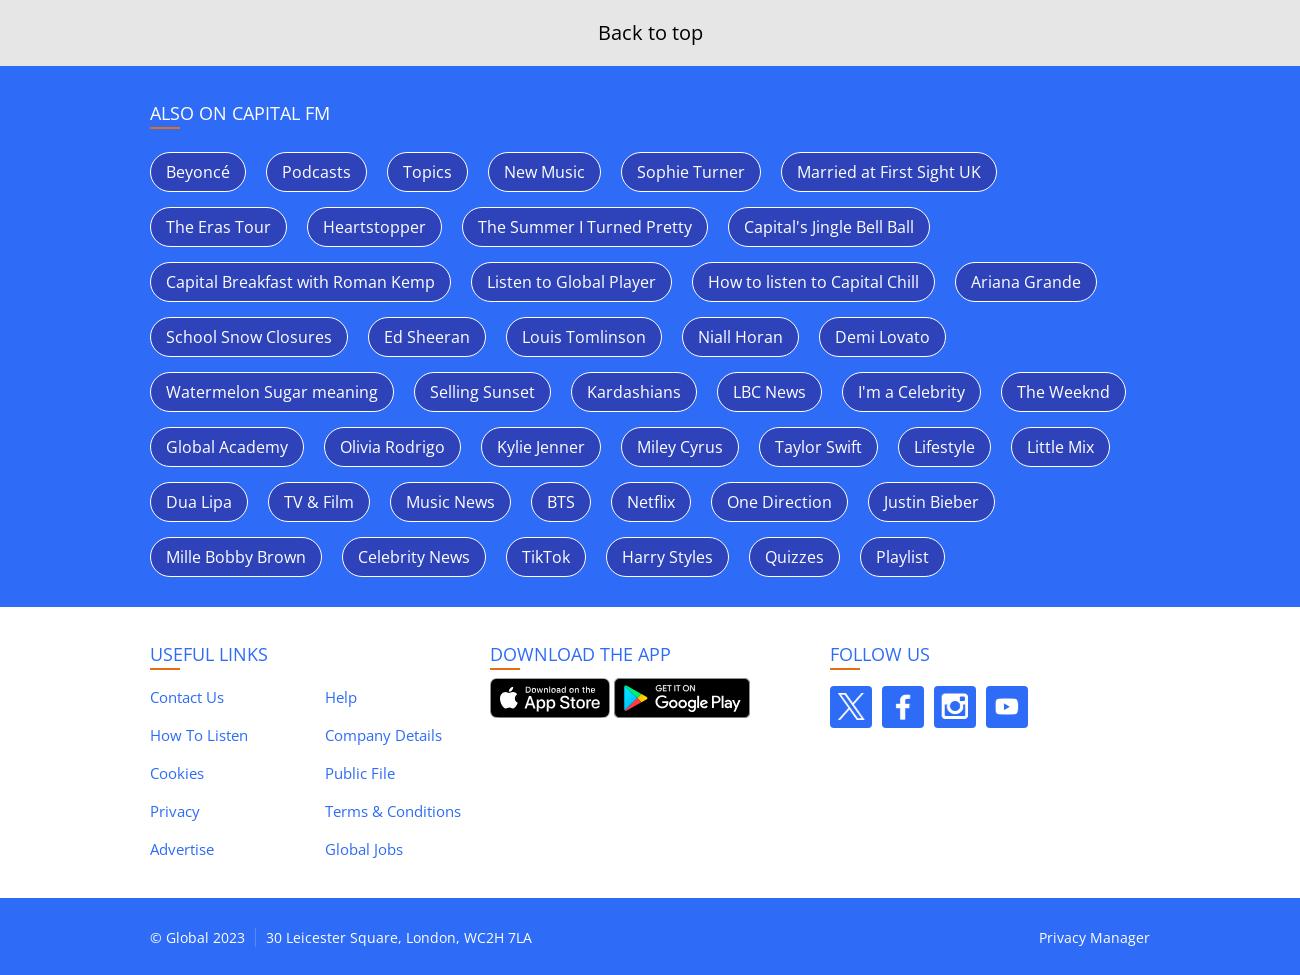 The image size is (1300, 975). What do you see at coordinates (319, 501) in the screenshot?
I see `'TV & Film'` at bounding box center [319, 501].